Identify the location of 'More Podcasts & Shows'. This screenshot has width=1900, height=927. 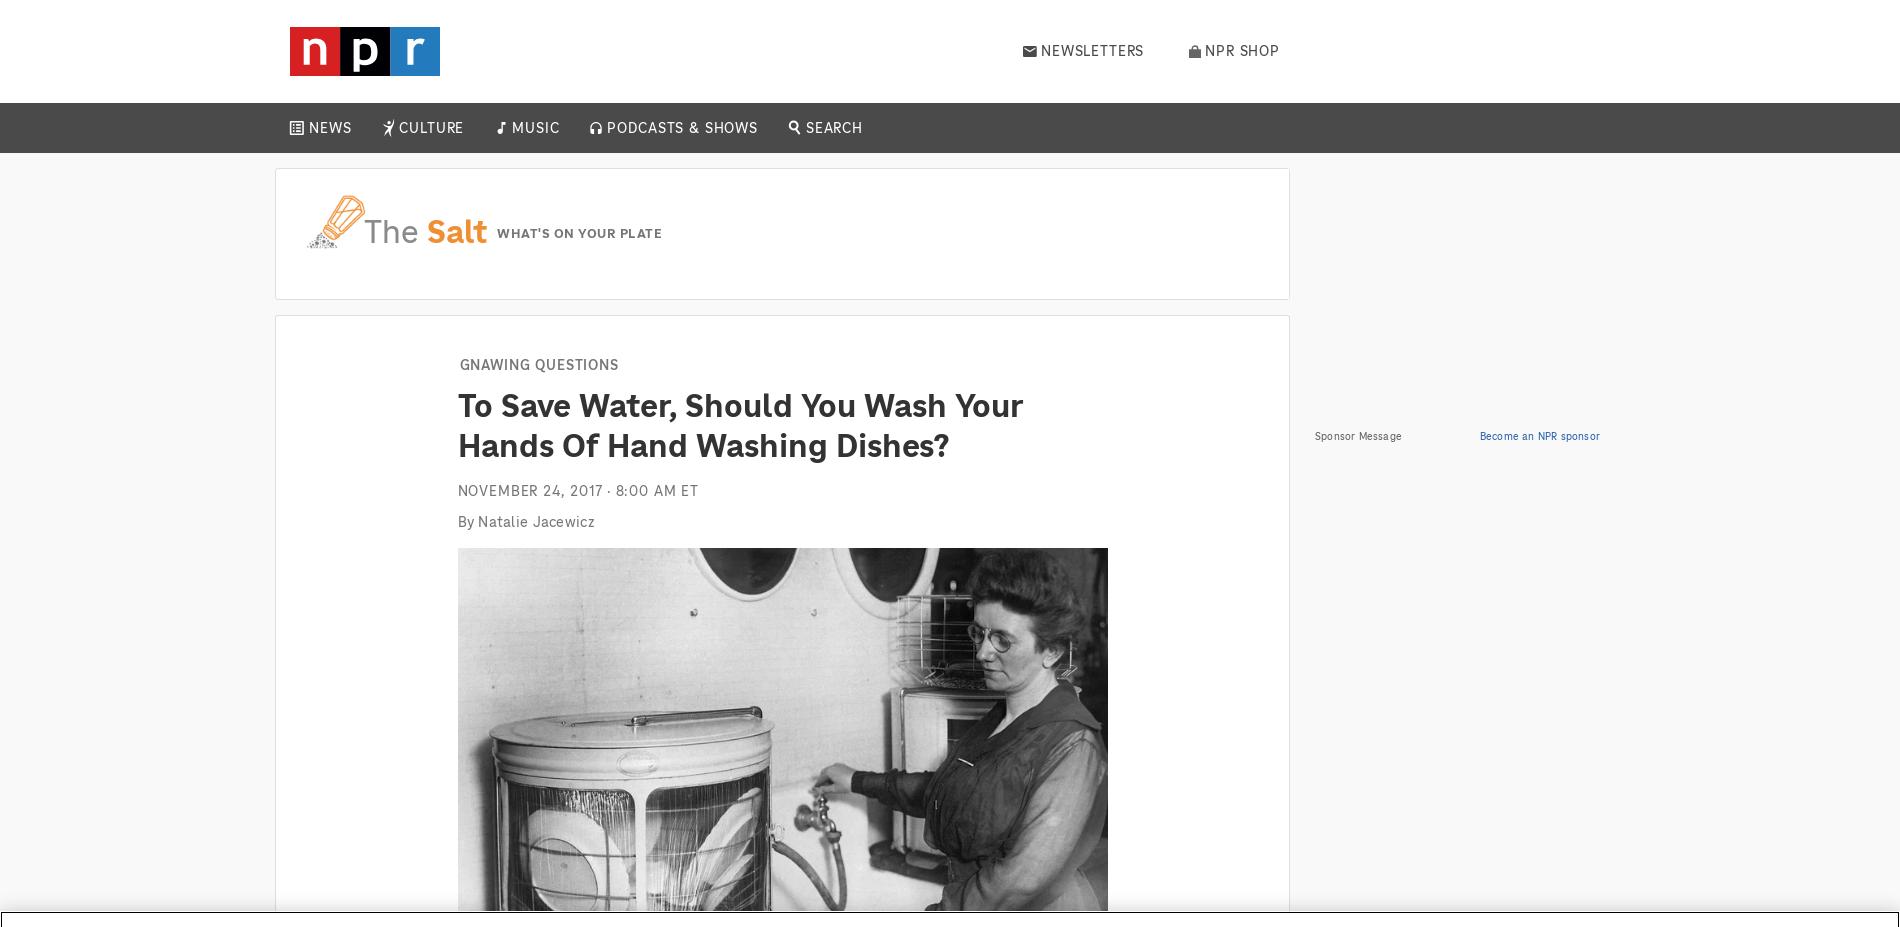
(847, 439).